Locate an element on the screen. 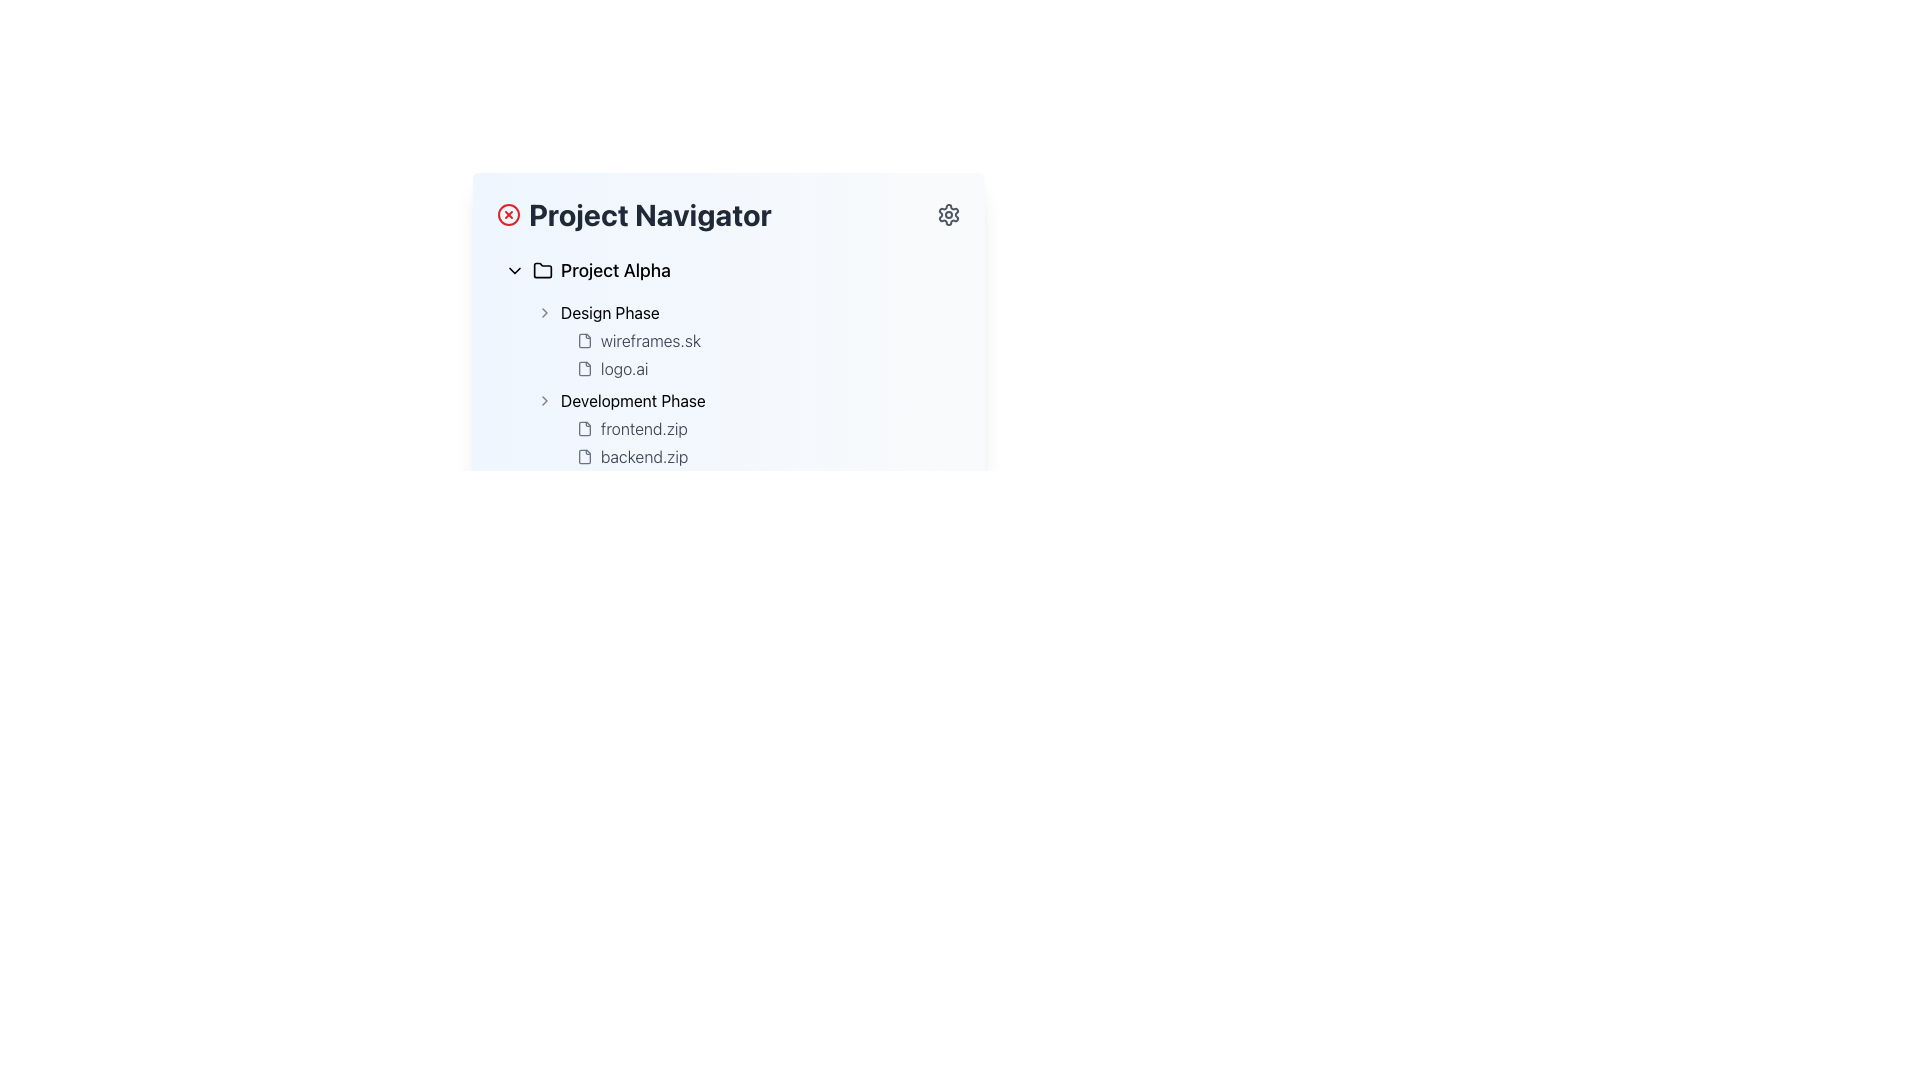 The image size is (1920, 1080). the first Expandable List Item labeled 'Project Alpha' is located at coordinates (728, 270).